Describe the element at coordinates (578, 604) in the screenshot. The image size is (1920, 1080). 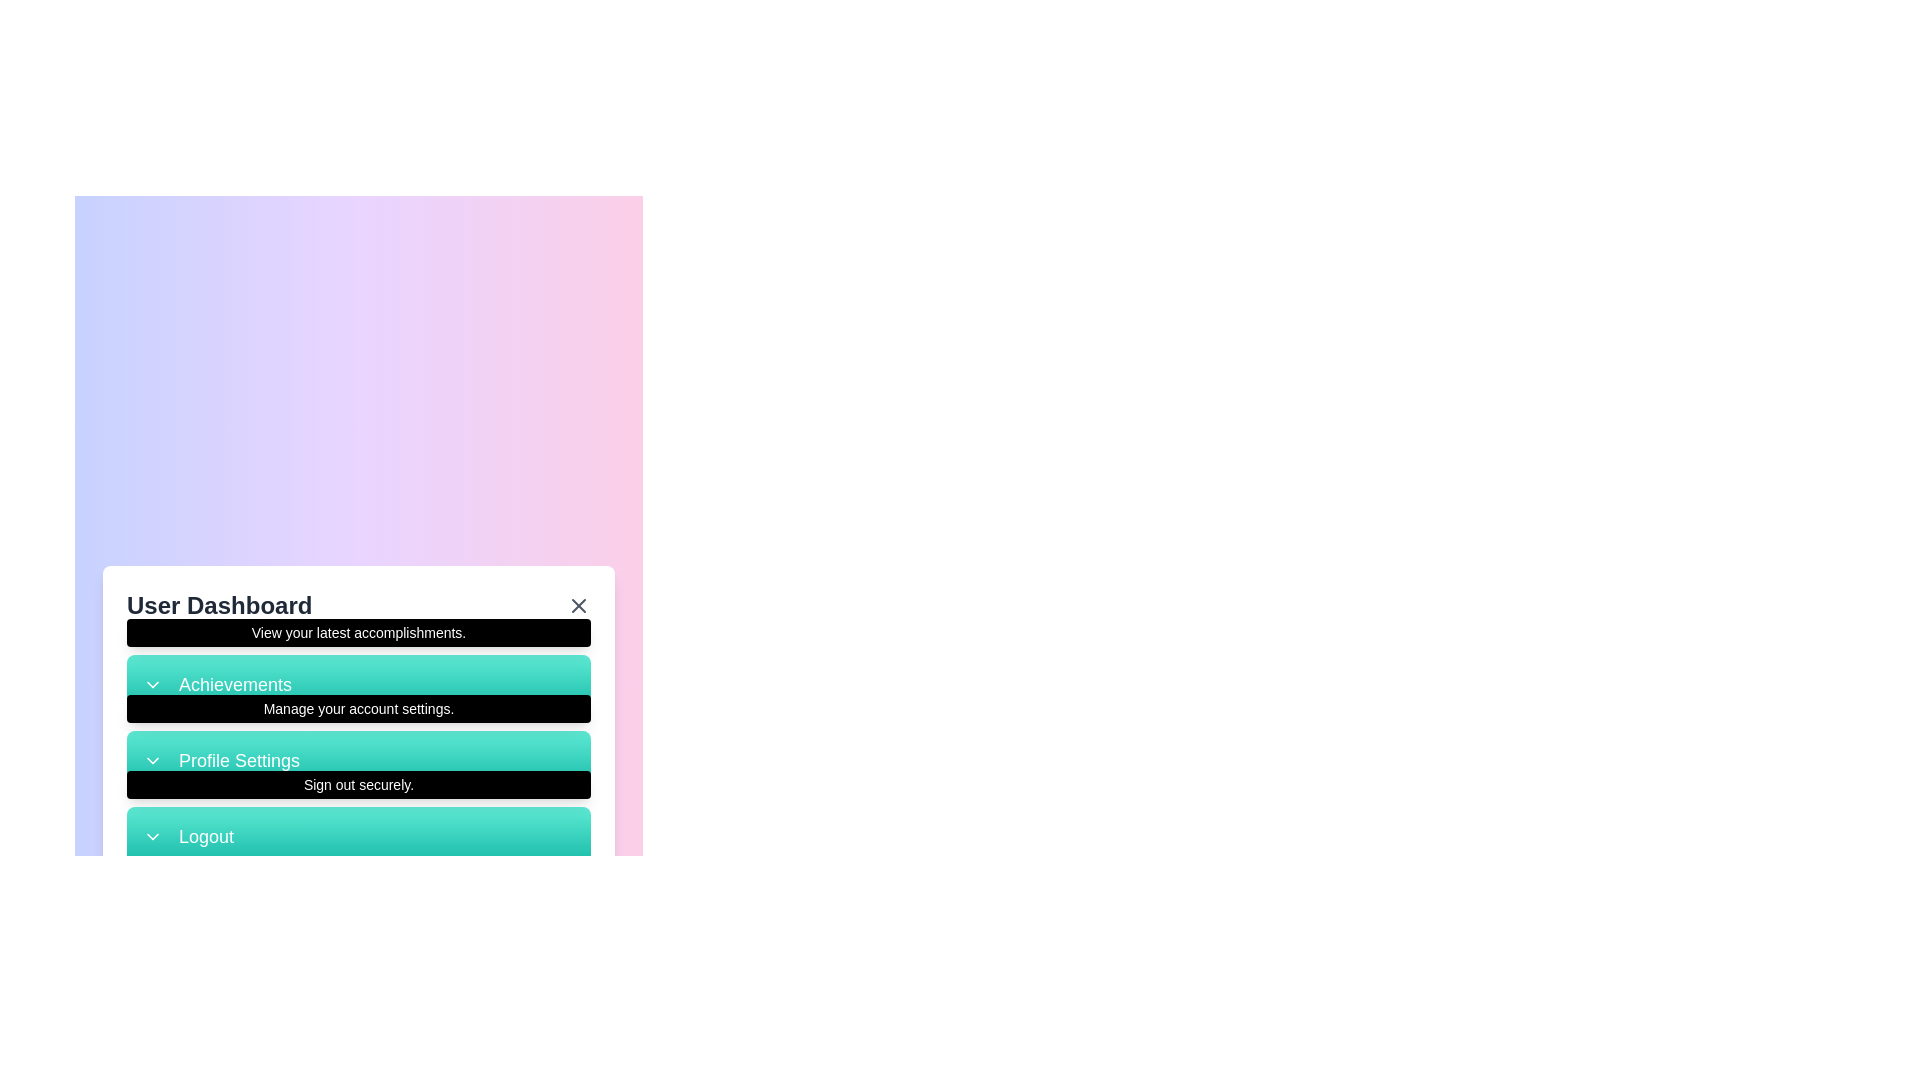
I see `the small button with an 'X' icon in the top-right corner of the 'User Dashboard' header` at that location.